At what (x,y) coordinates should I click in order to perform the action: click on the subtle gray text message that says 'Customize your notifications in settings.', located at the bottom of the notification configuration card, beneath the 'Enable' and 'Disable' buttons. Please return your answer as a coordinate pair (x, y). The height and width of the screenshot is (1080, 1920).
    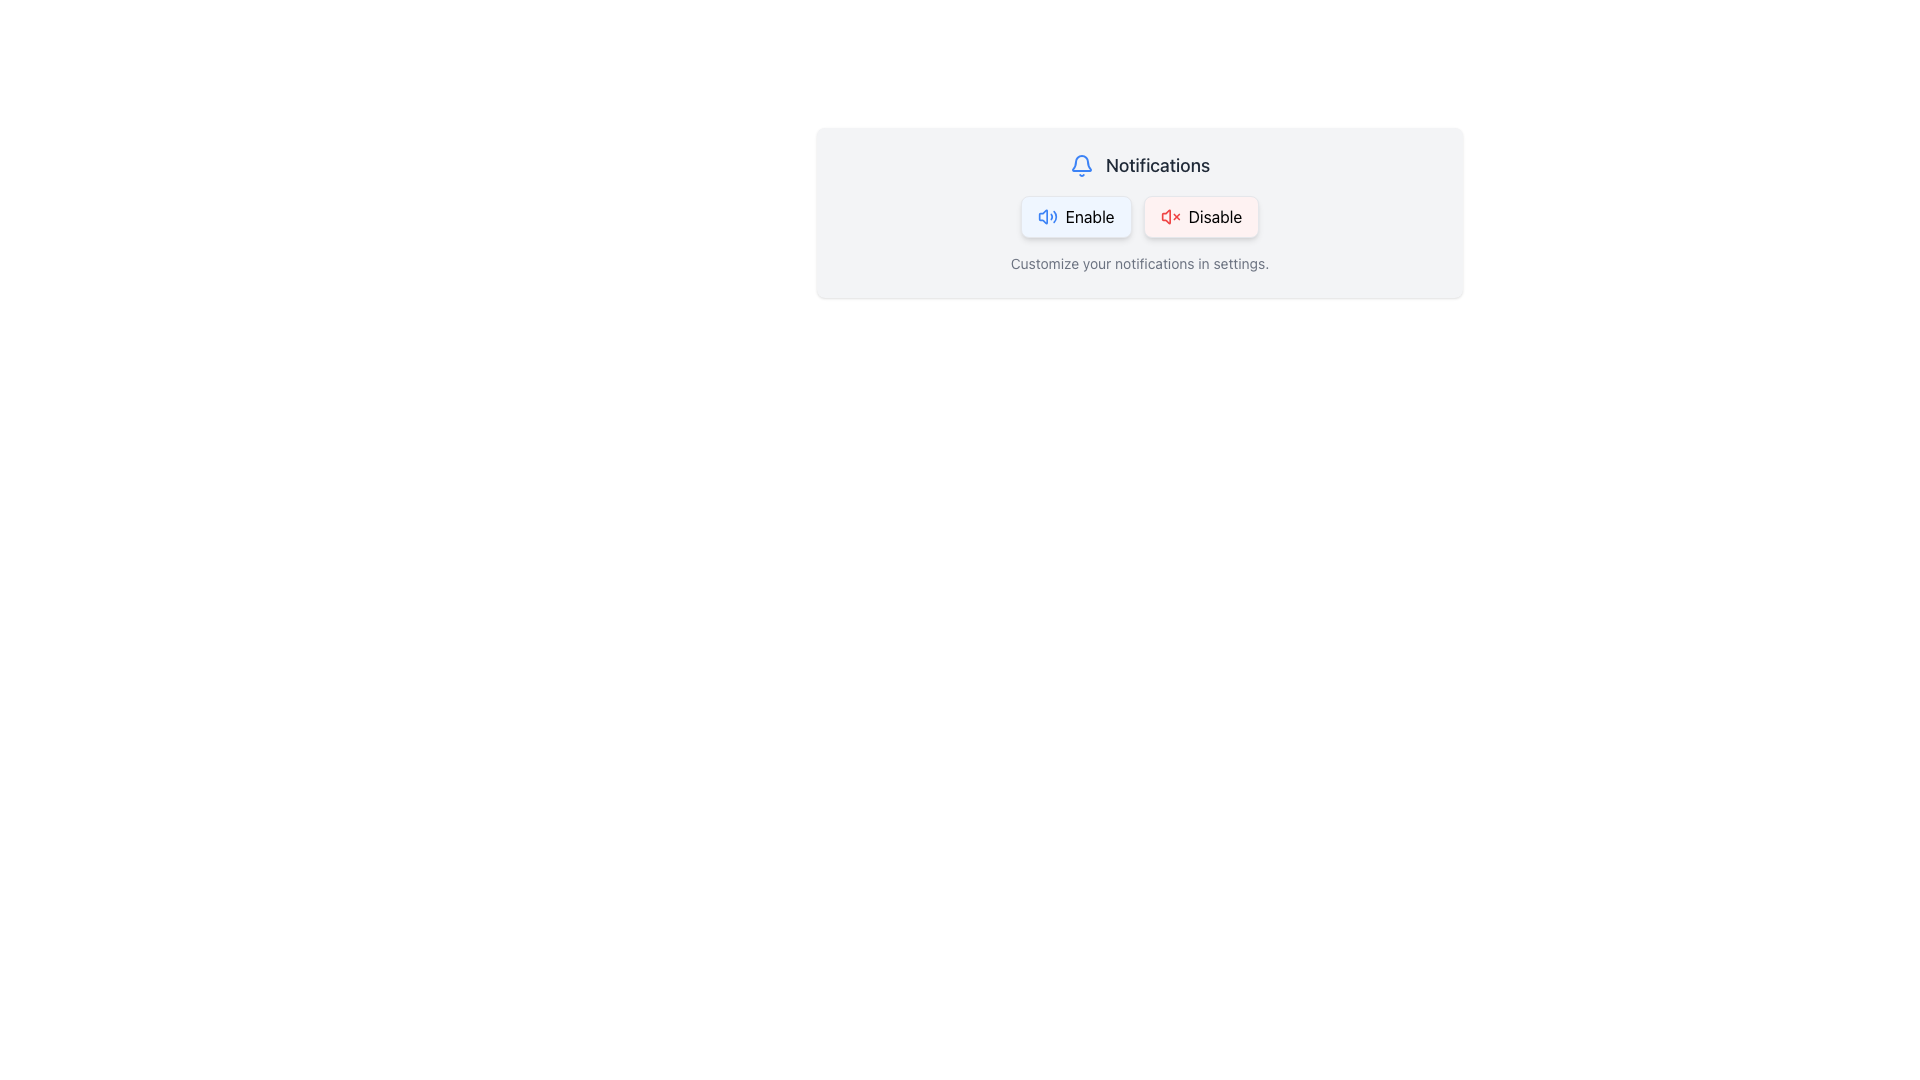
    Looking at the image, I should click on (1140, 262).